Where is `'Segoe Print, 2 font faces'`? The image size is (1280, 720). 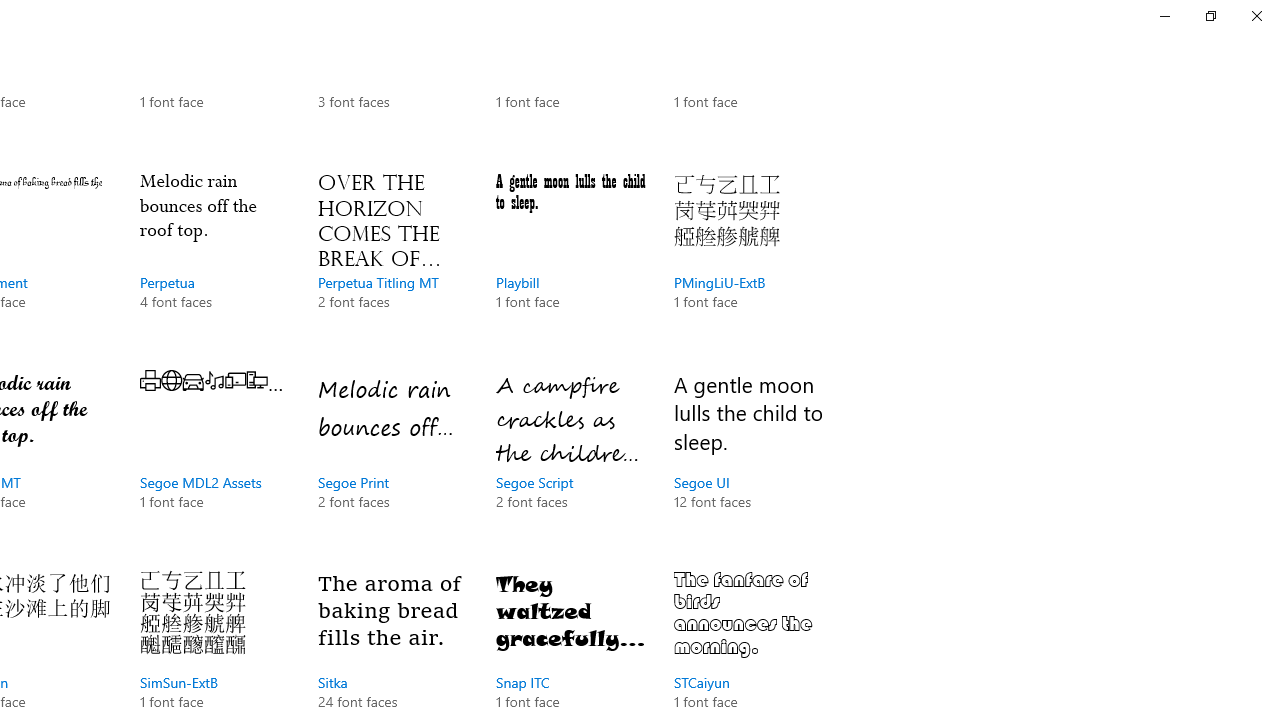 'Segoe Print, 2 font faces' is located at coordinates (392, 460).